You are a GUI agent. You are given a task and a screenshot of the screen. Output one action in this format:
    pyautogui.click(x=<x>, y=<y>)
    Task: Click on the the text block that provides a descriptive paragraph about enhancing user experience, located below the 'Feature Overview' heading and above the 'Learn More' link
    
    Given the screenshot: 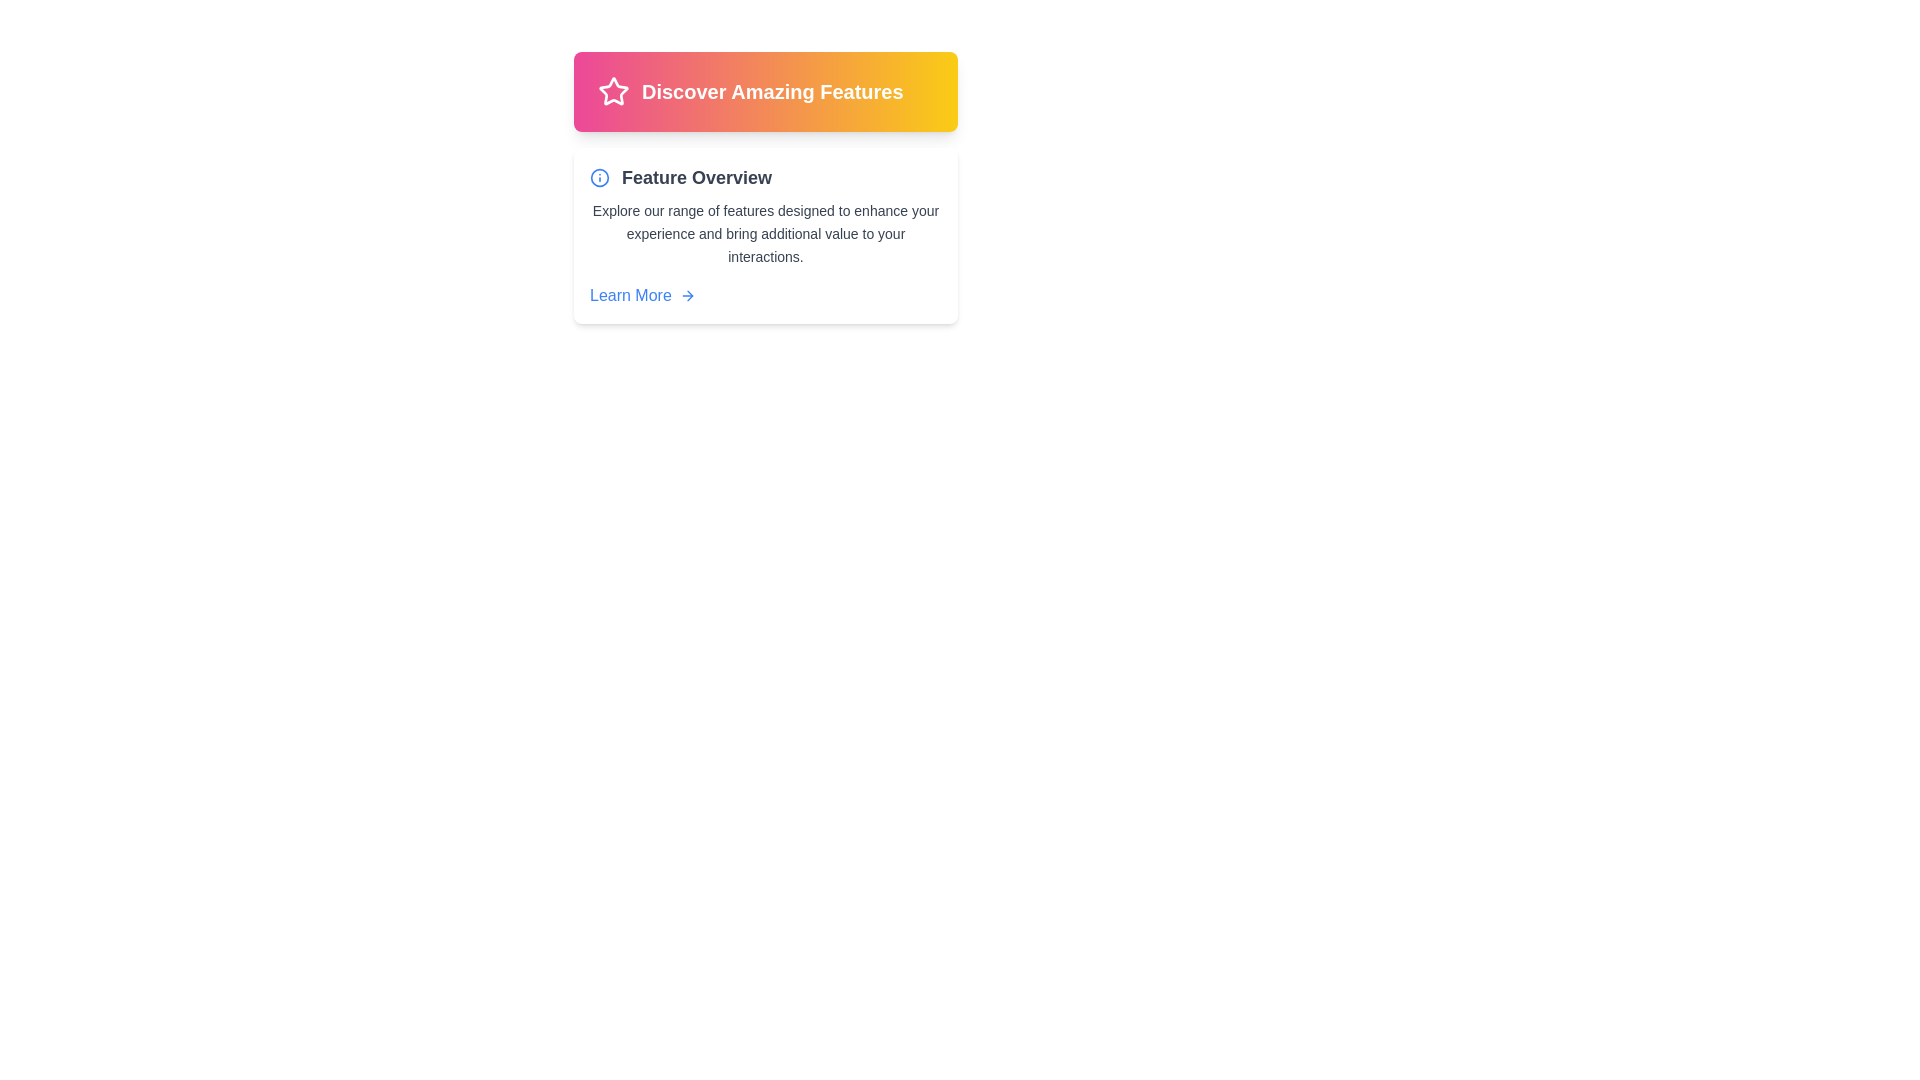 What is the action you would take?
    pyautogui.click(x=765, y=233)
    